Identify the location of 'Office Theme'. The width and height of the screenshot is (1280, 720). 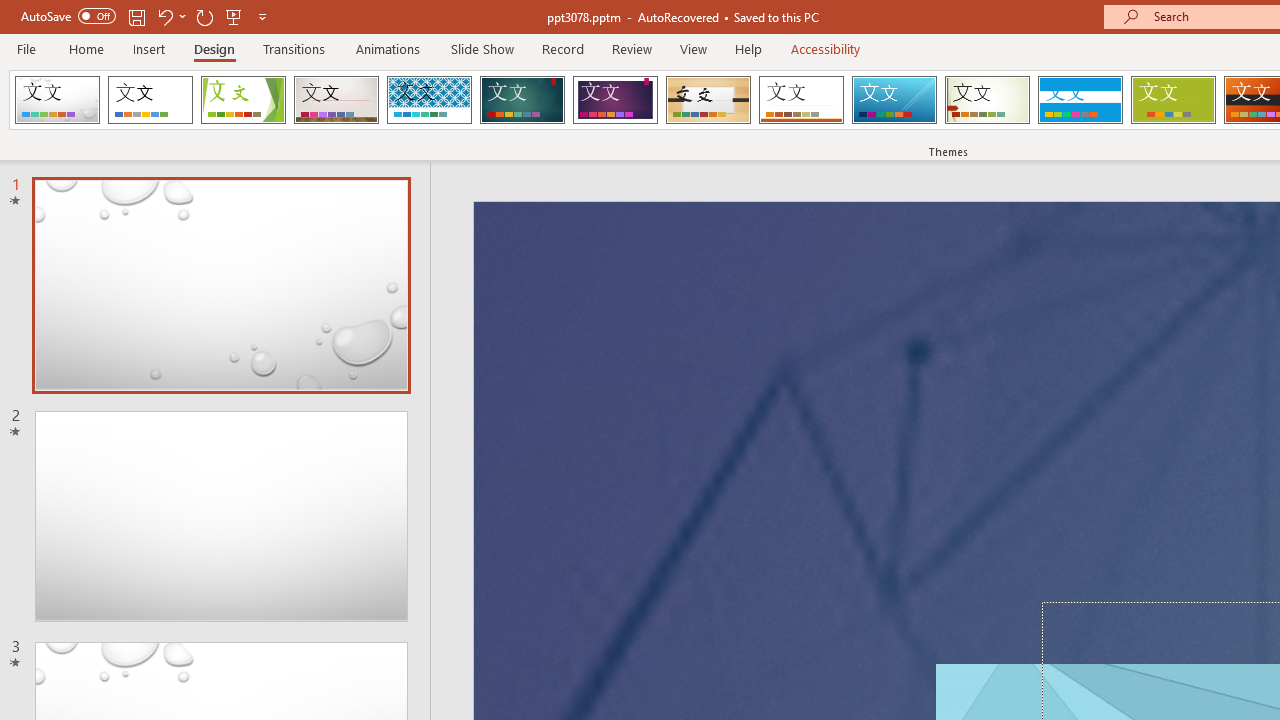
(149, 100).